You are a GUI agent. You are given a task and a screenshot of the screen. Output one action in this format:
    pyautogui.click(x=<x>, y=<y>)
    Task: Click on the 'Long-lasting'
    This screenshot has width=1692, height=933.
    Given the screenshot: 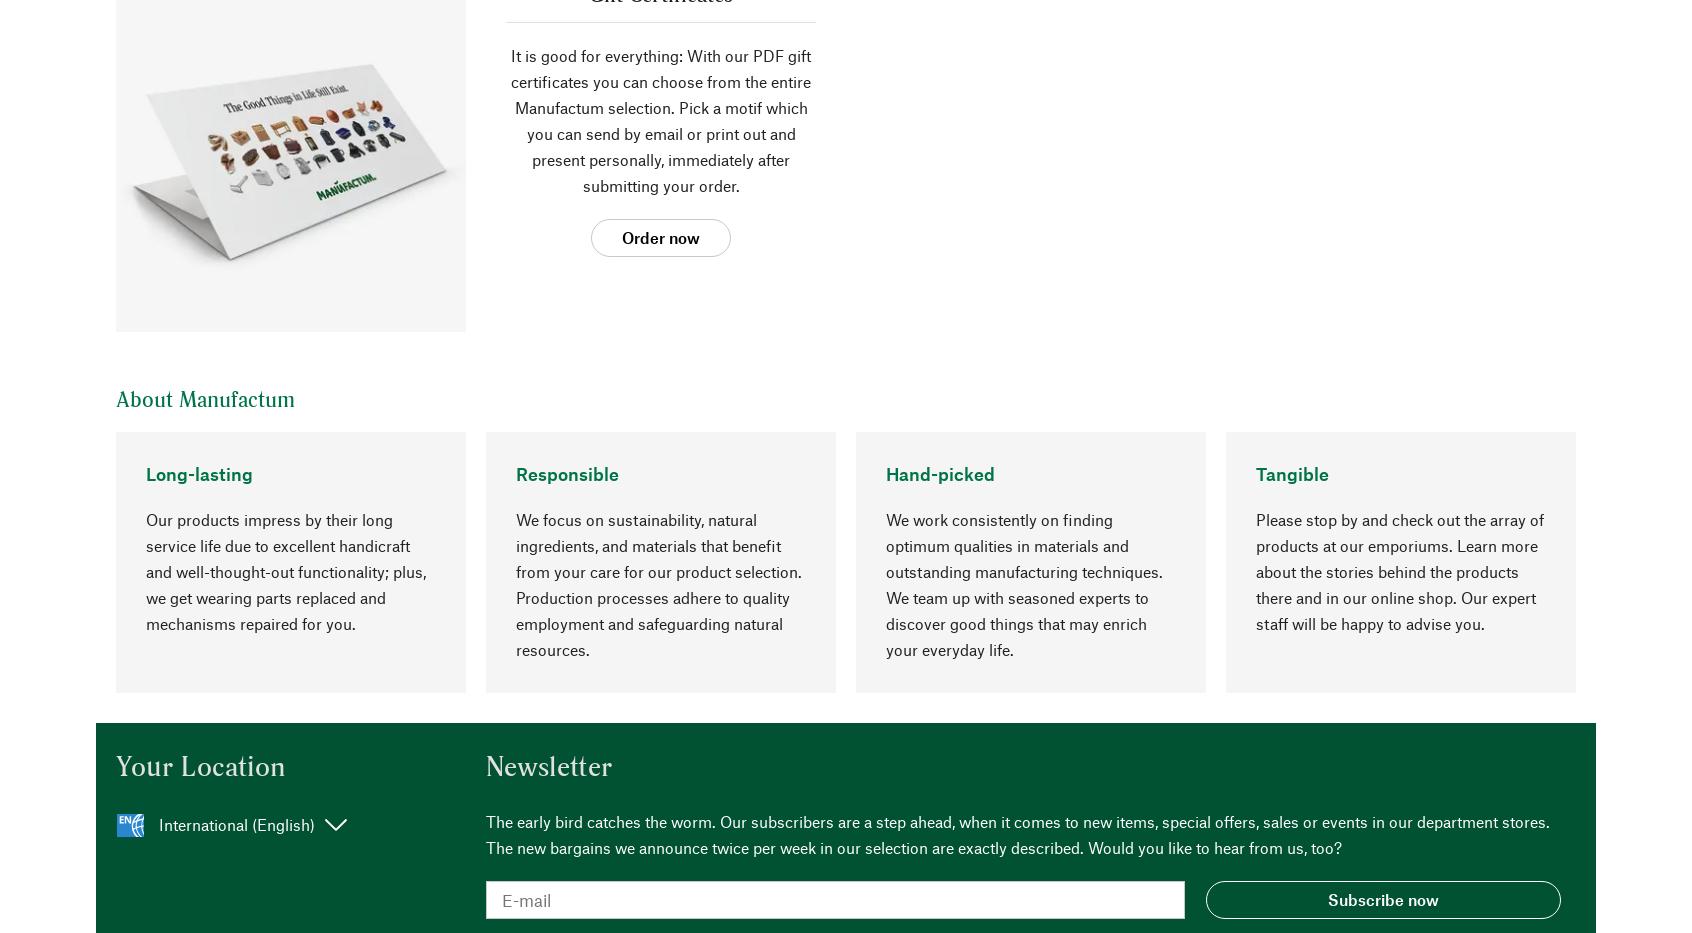 What is the action you would take?
    pyautogui.click(x=145, y=473)
    